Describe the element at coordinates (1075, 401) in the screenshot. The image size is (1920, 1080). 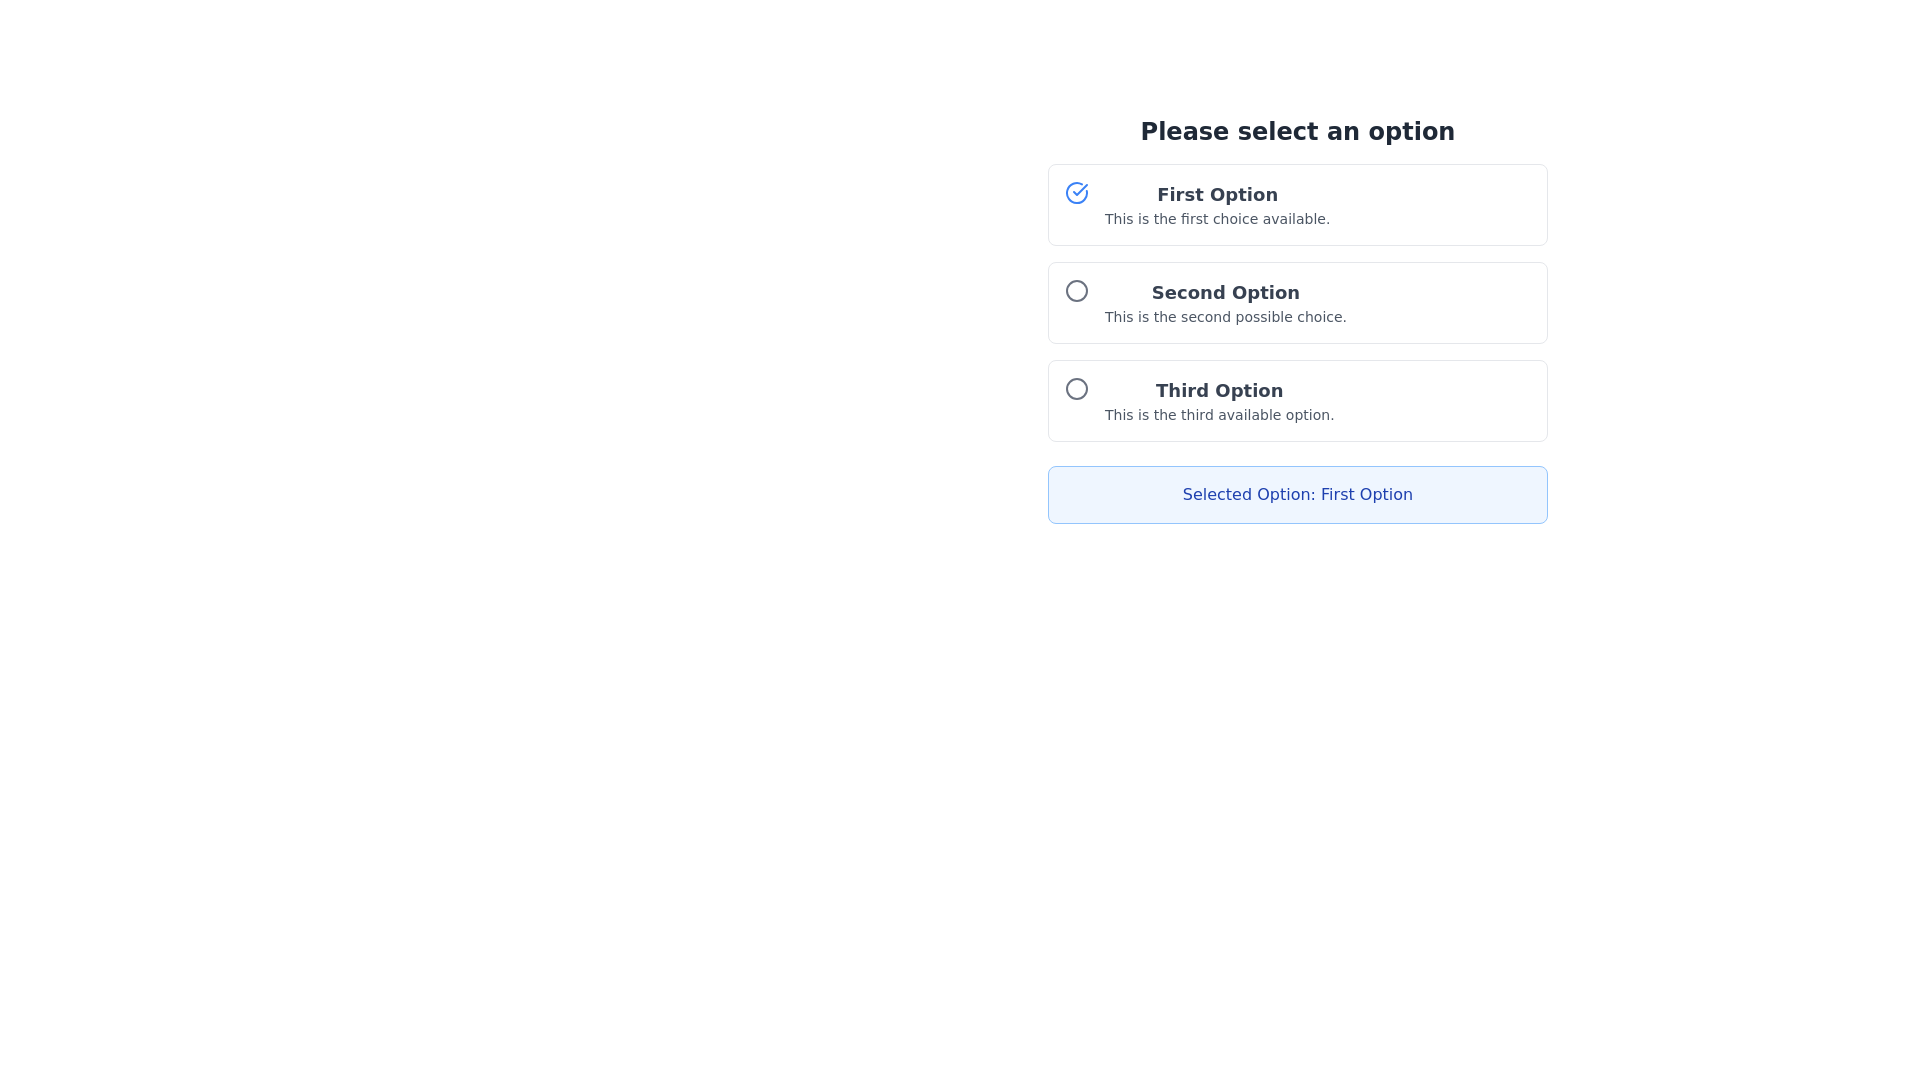
I see `the gray radio button icon located to the left of the text labeled 'Third Option'` at that location.